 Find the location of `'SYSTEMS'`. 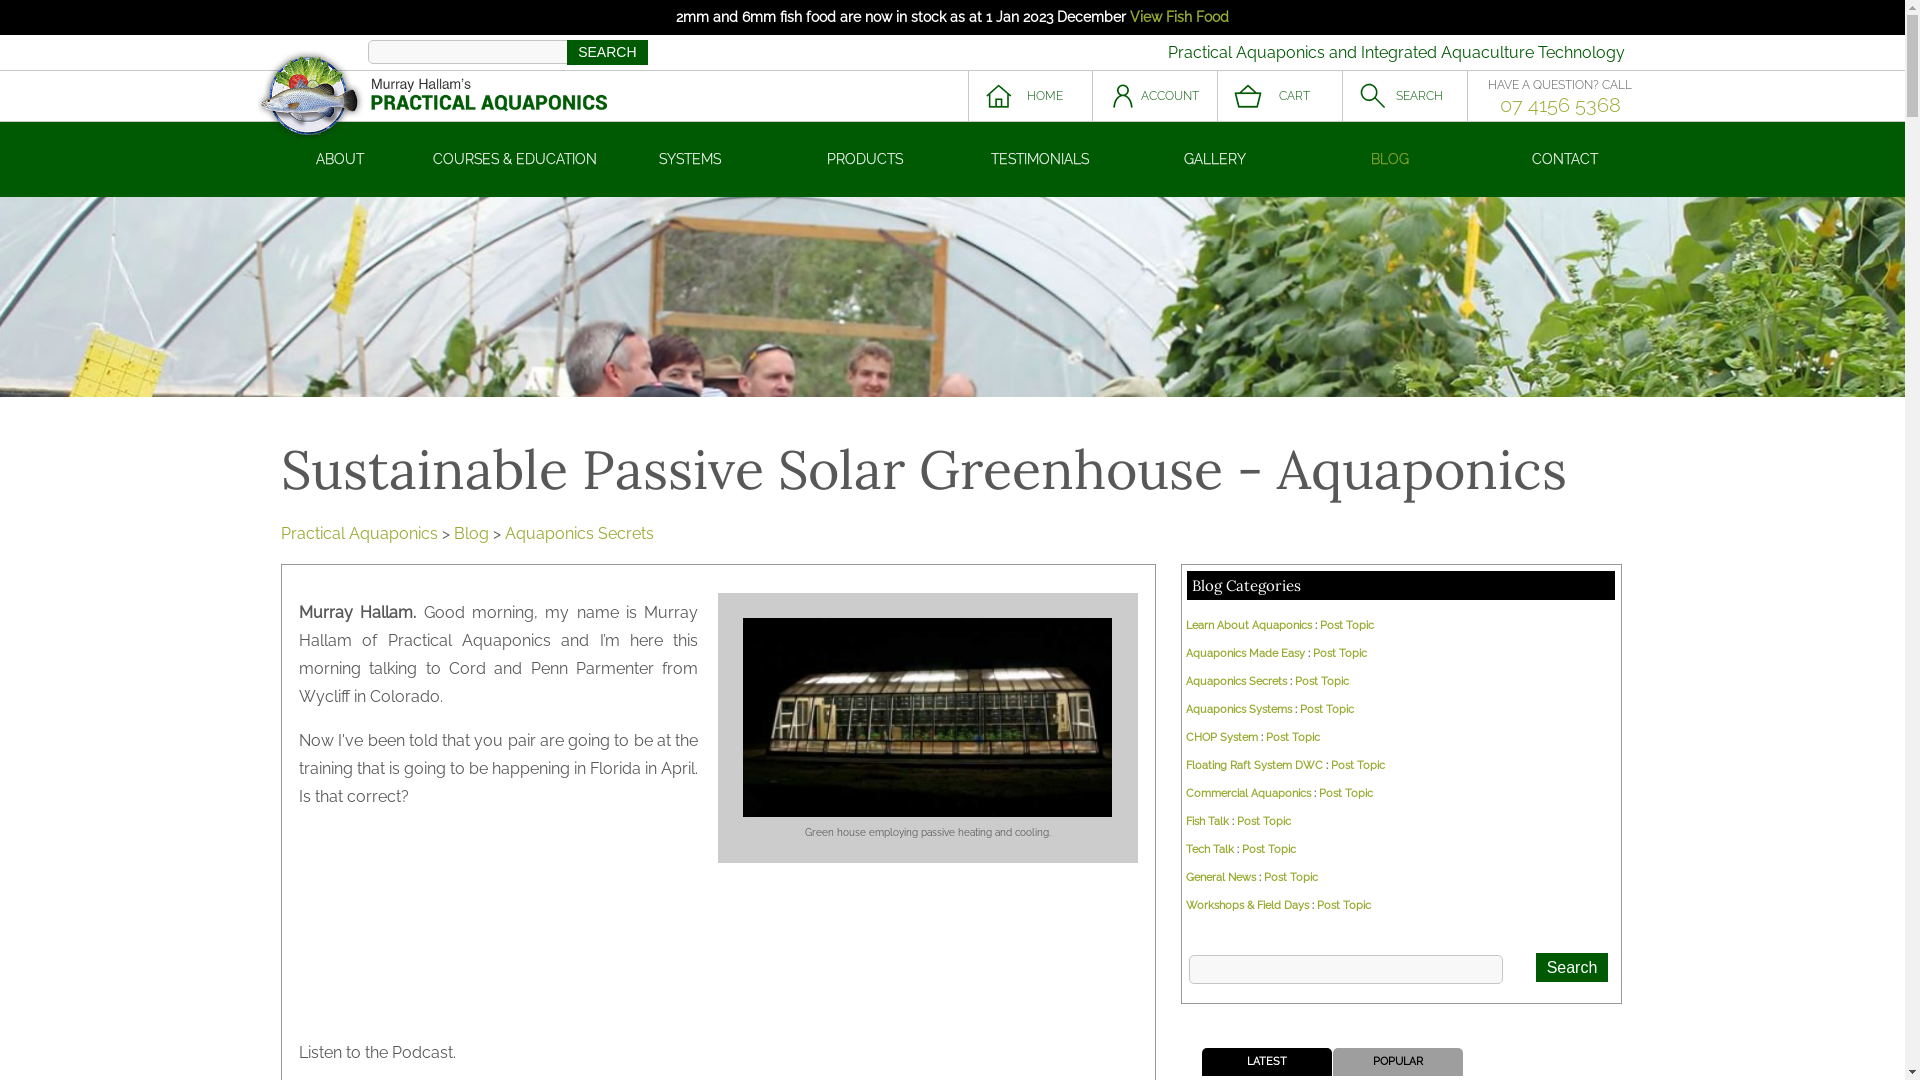

'SYSTEMS' is located at coordinates (689, 158).